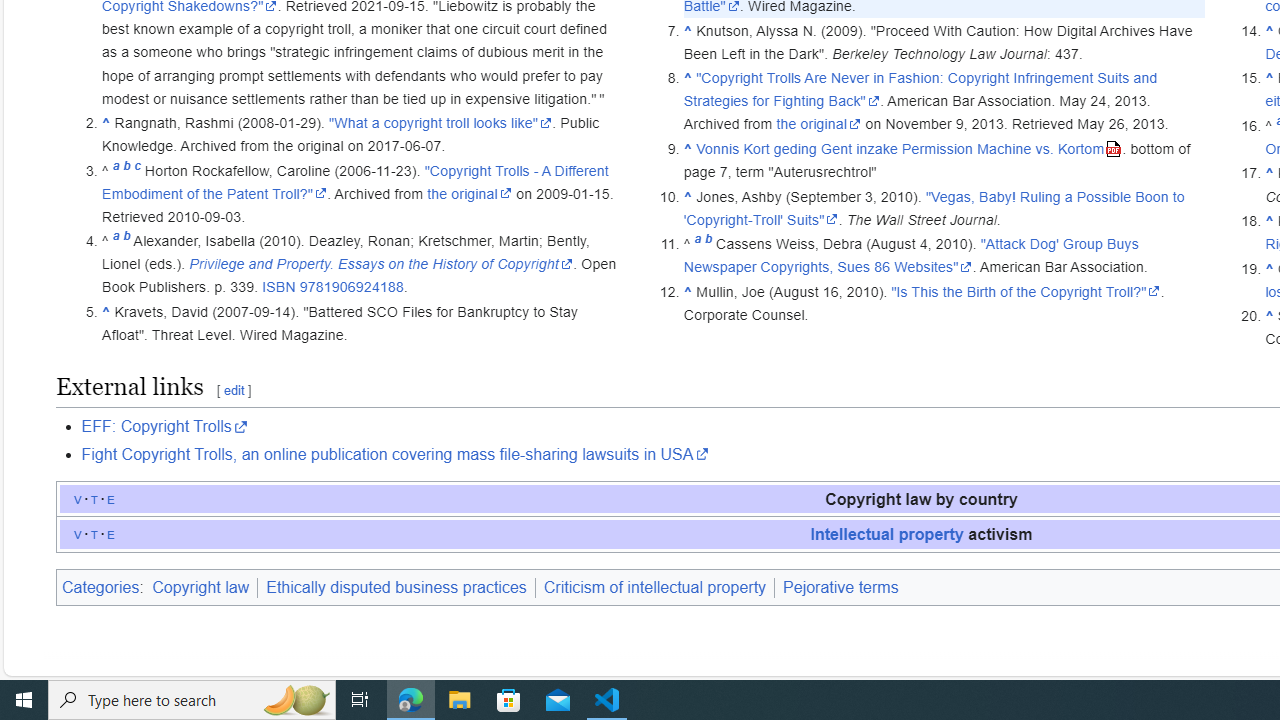  Describe the element at coordinates (164, 426) in the screenshot. I see `'EFF: Copyright Trolls'` at that location.